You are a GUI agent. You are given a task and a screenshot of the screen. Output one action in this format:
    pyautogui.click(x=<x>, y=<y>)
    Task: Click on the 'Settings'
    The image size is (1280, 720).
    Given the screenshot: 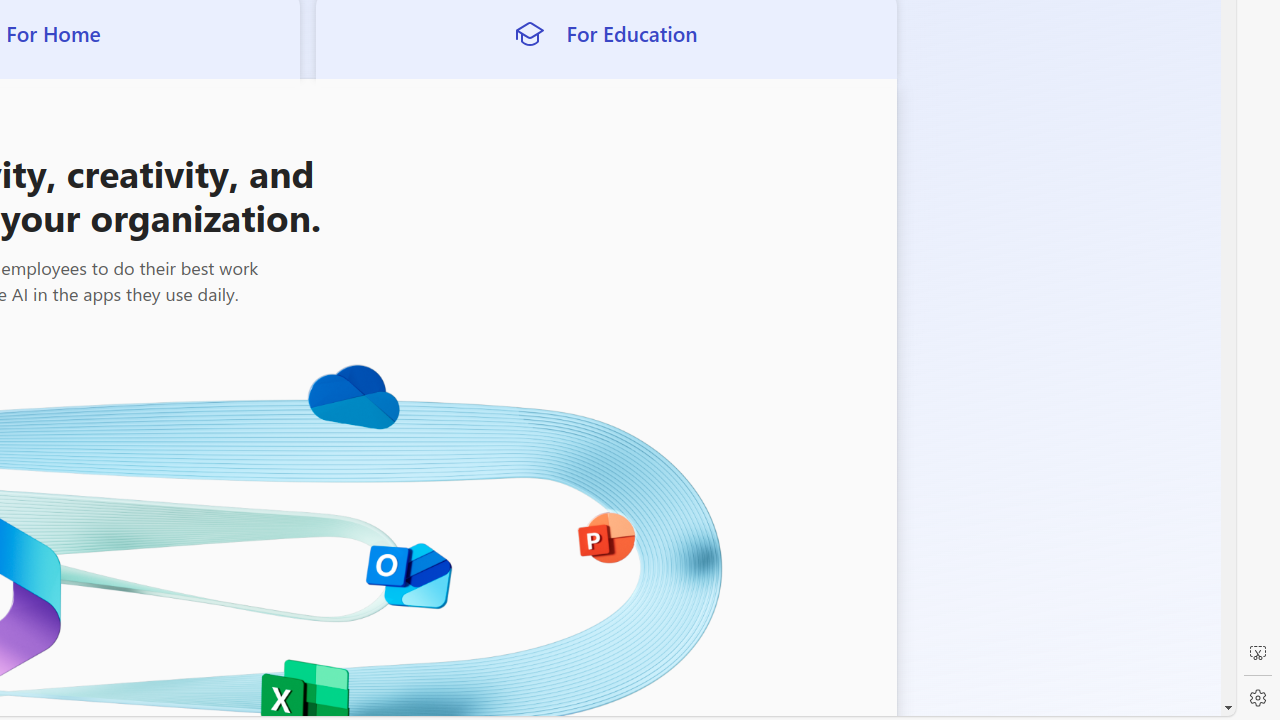 What is the action you would take?
    pyautogui.click(x=1256, y=696)
    